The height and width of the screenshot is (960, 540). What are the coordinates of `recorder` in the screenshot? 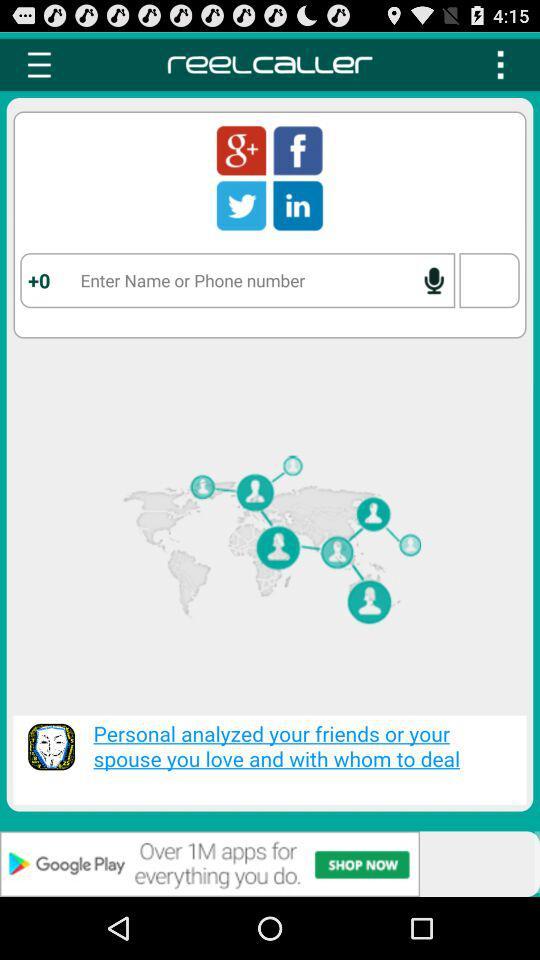 It's located at (433, 279).